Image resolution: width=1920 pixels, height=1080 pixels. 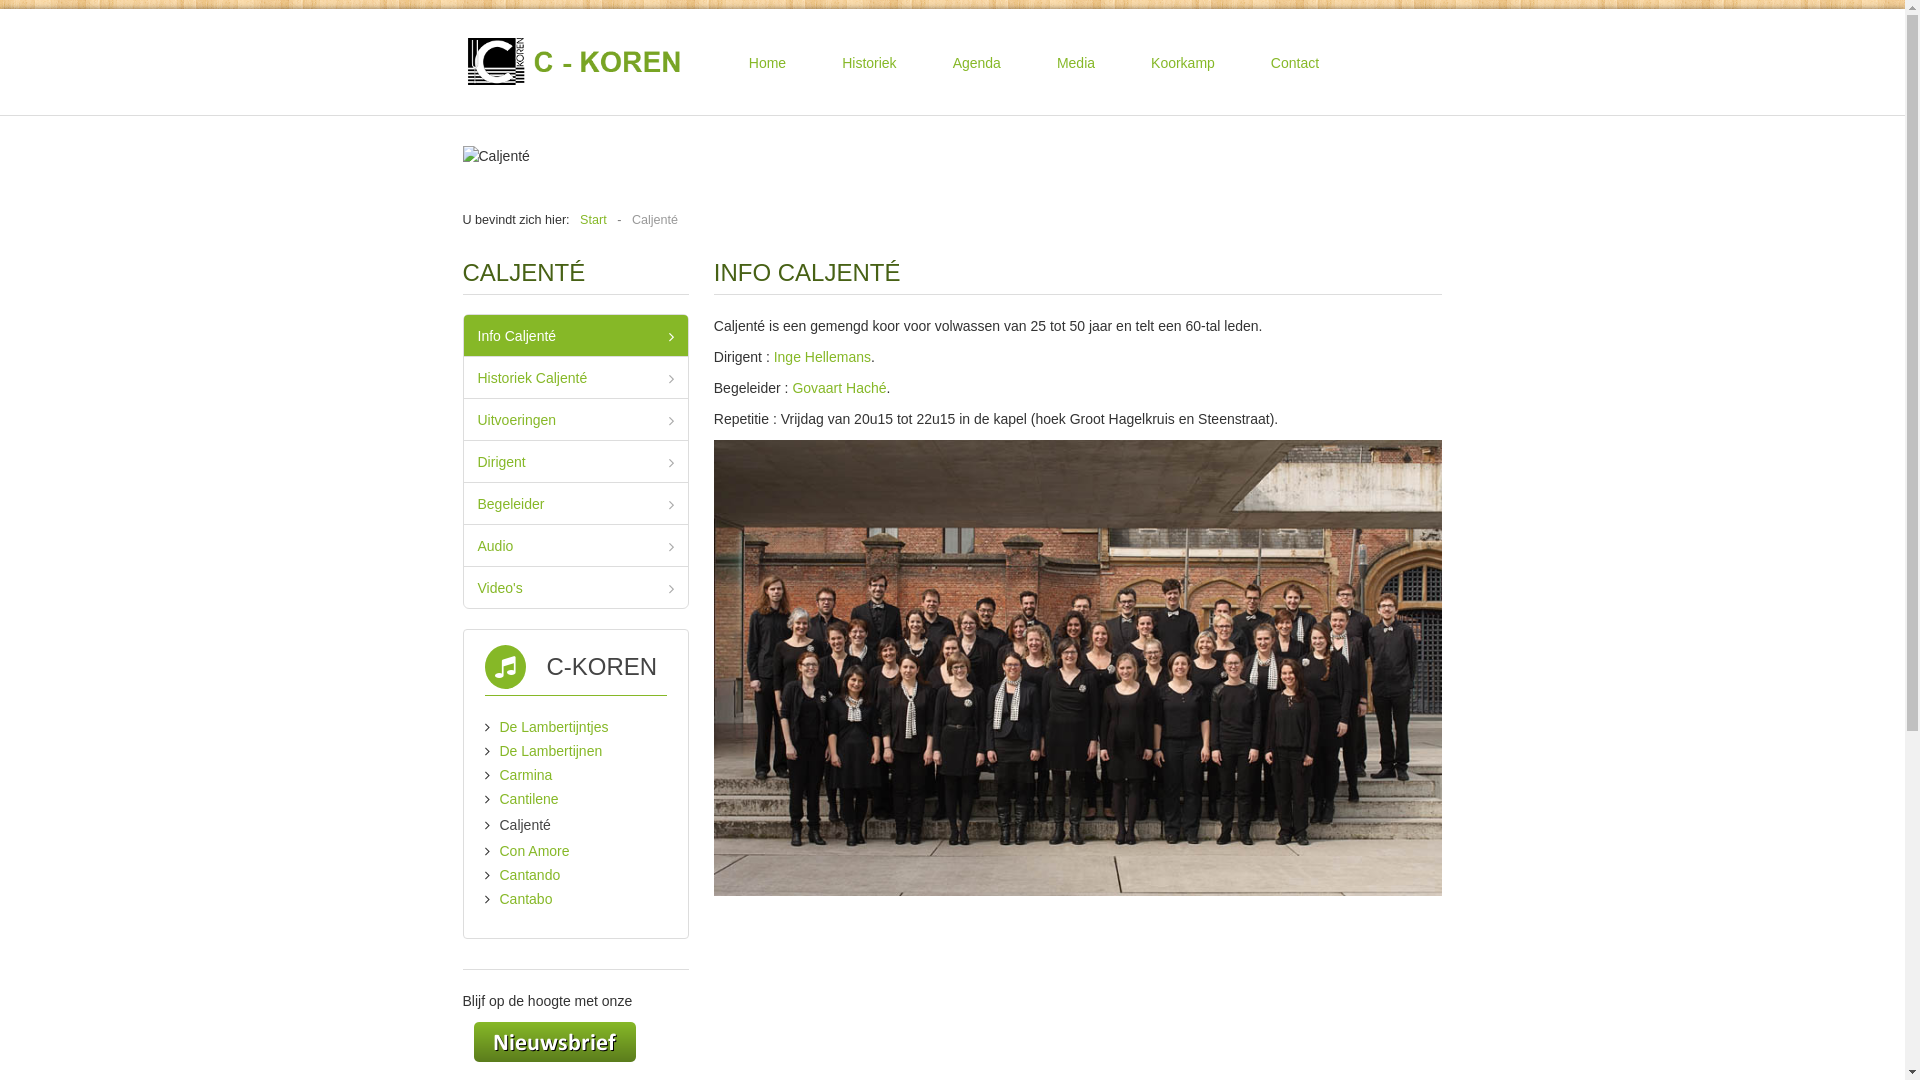 I want to click on 'Media', so click(x=1074, y=61).